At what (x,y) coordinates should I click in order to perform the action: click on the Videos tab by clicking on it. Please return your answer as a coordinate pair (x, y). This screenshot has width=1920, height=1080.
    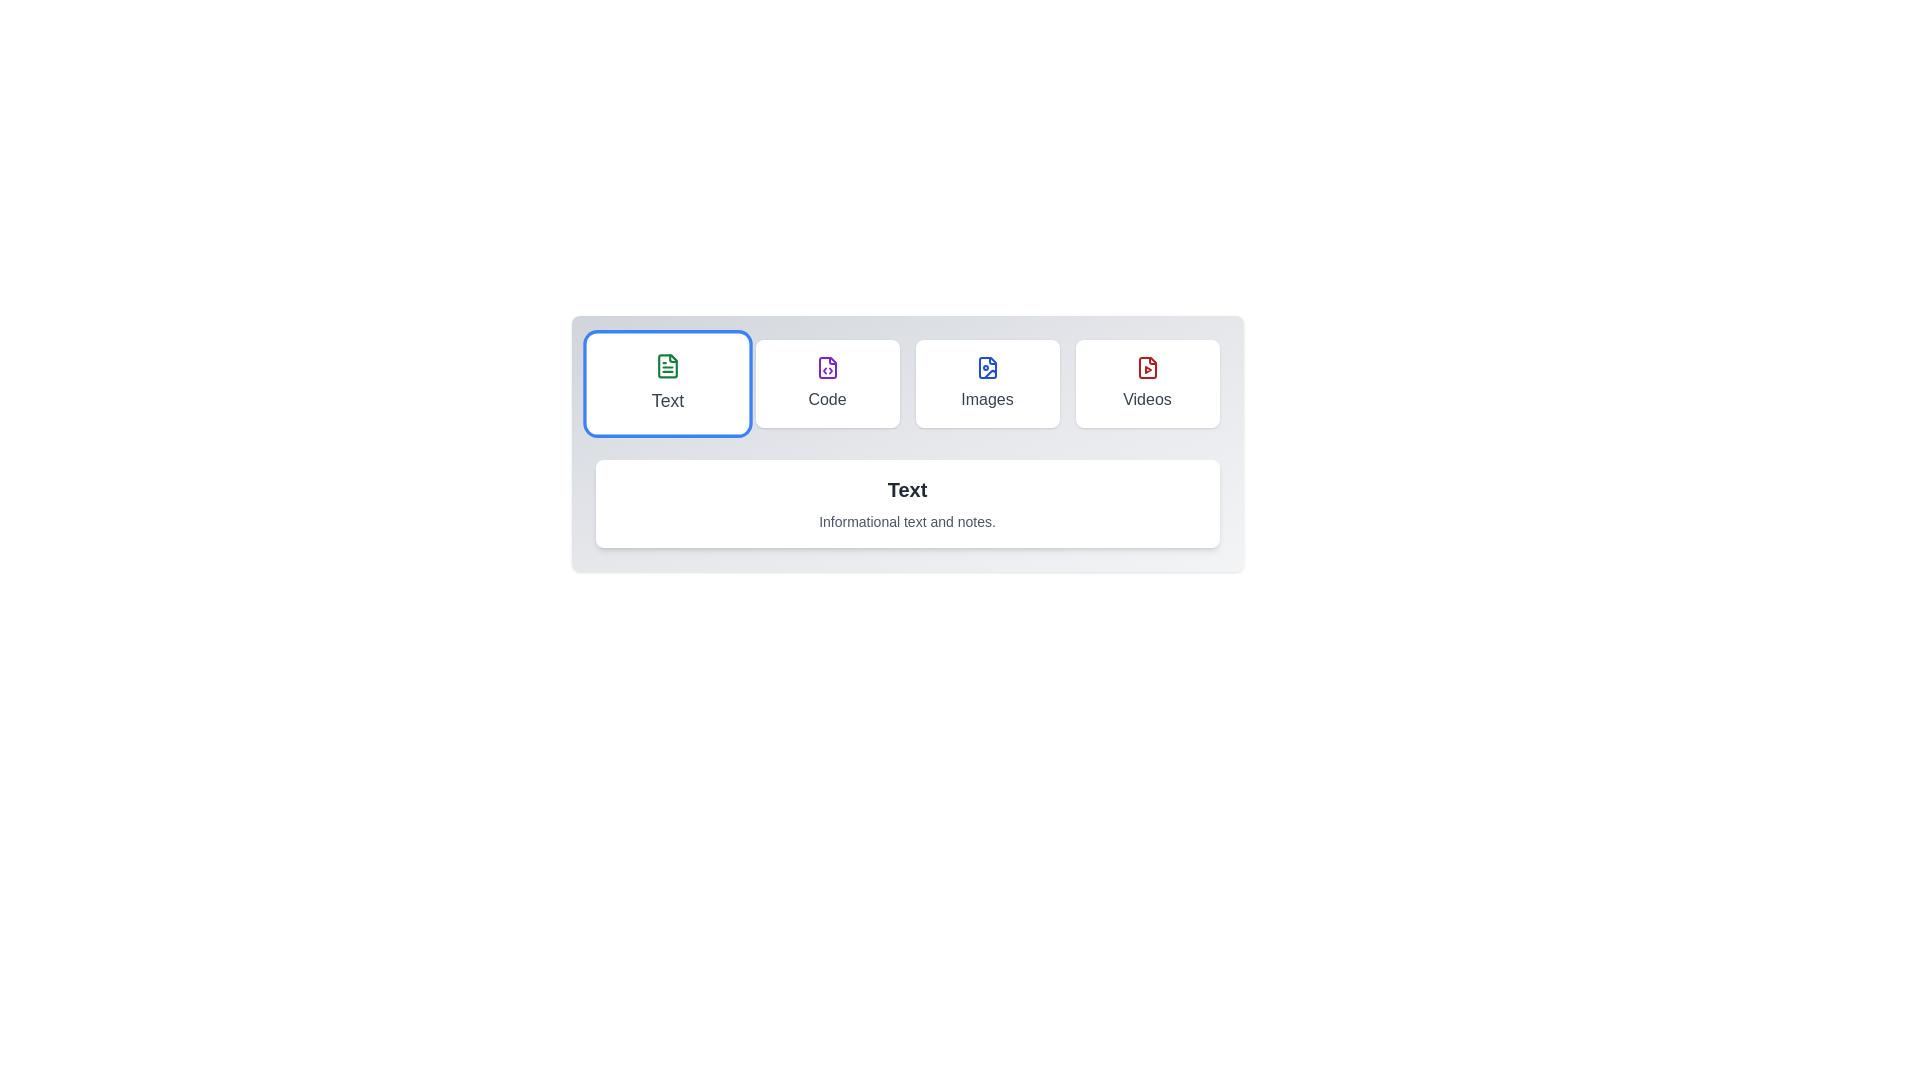
    Looking at the image, I should click on (1147, 384).